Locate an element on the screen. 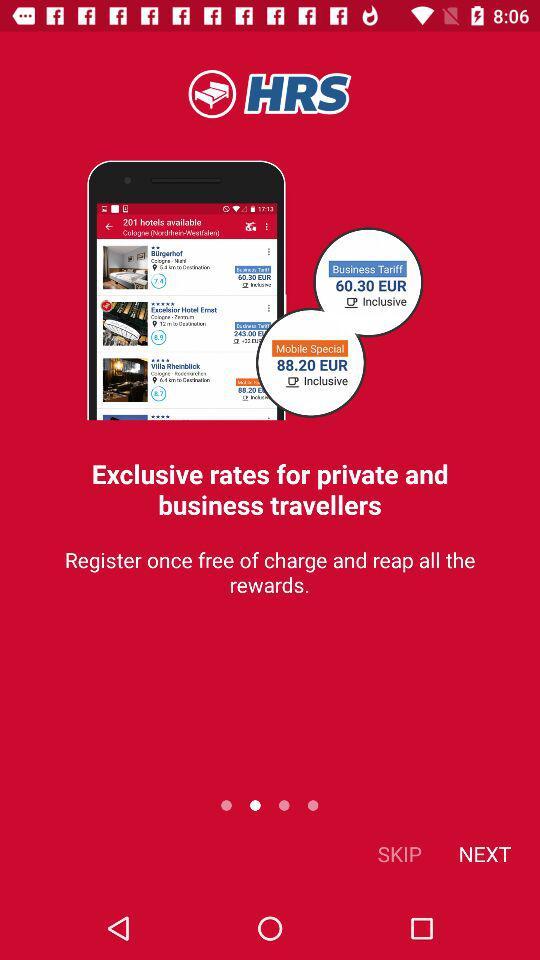  the skip item is located at coordinates (399, 852).